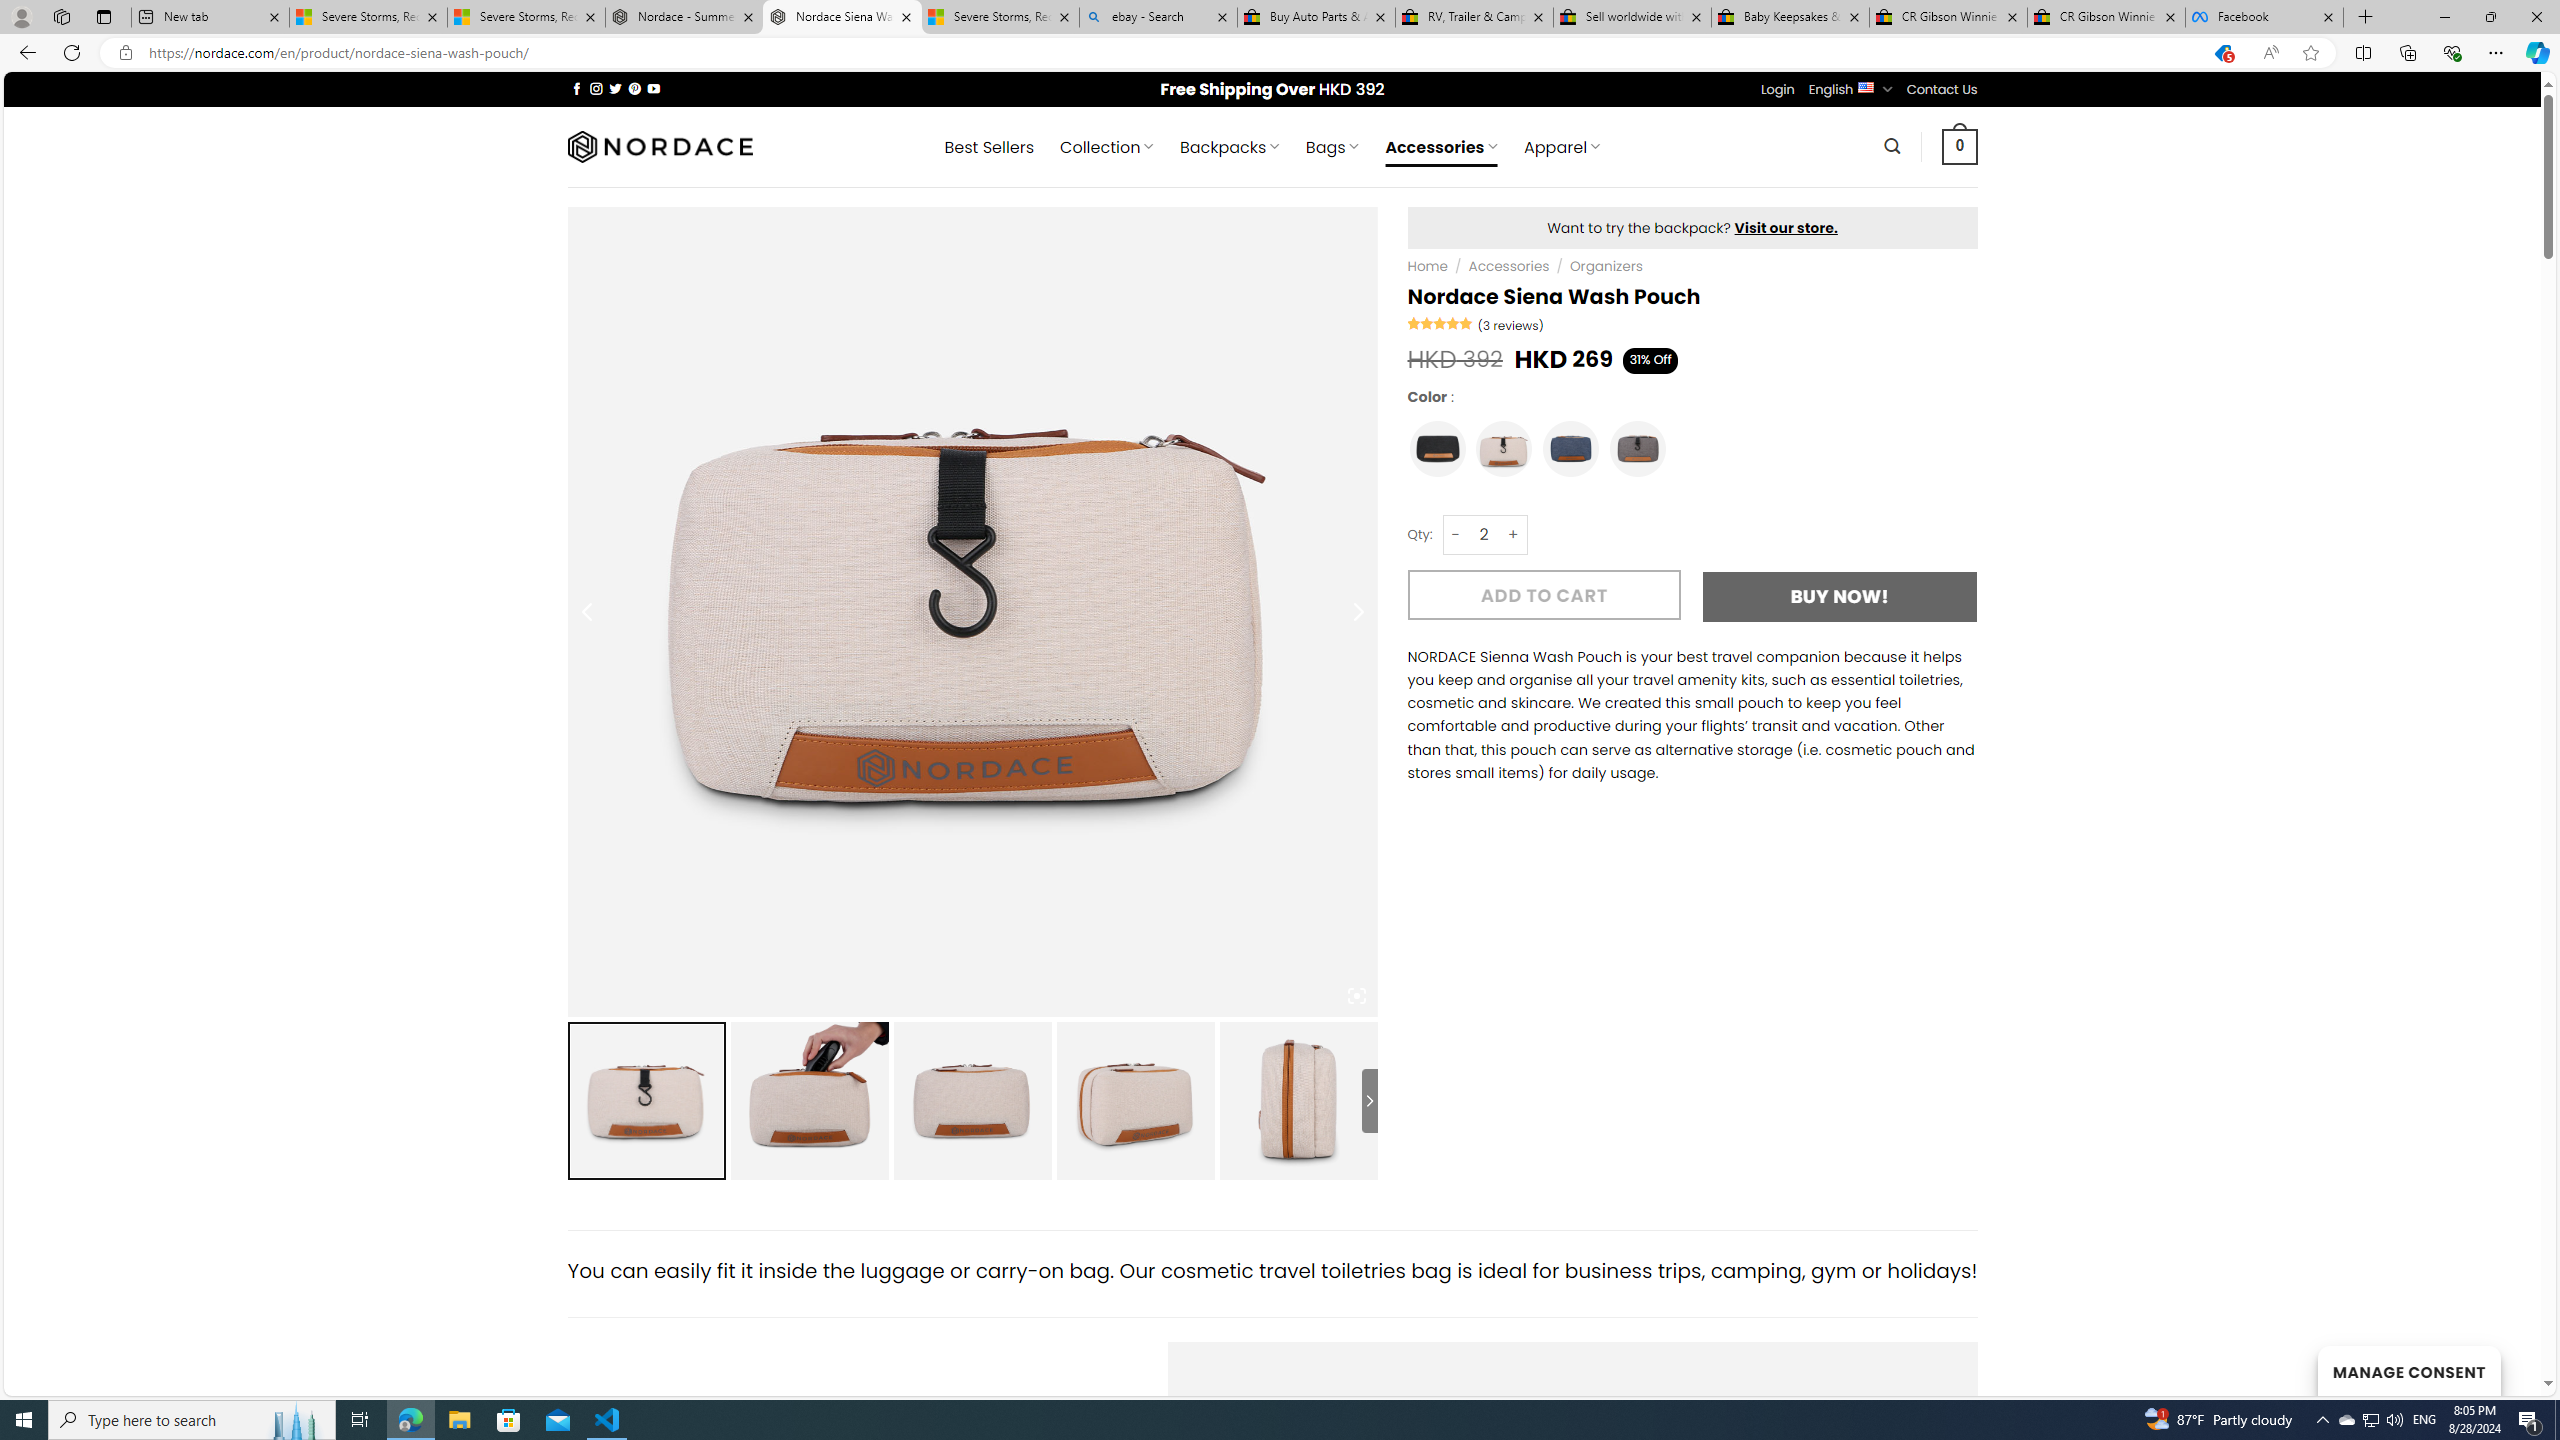 This screenshot has height=1440, width=2560. Describe the element at coordinates (1777, 89) in the screenshot. I see `'Login'` at that location.